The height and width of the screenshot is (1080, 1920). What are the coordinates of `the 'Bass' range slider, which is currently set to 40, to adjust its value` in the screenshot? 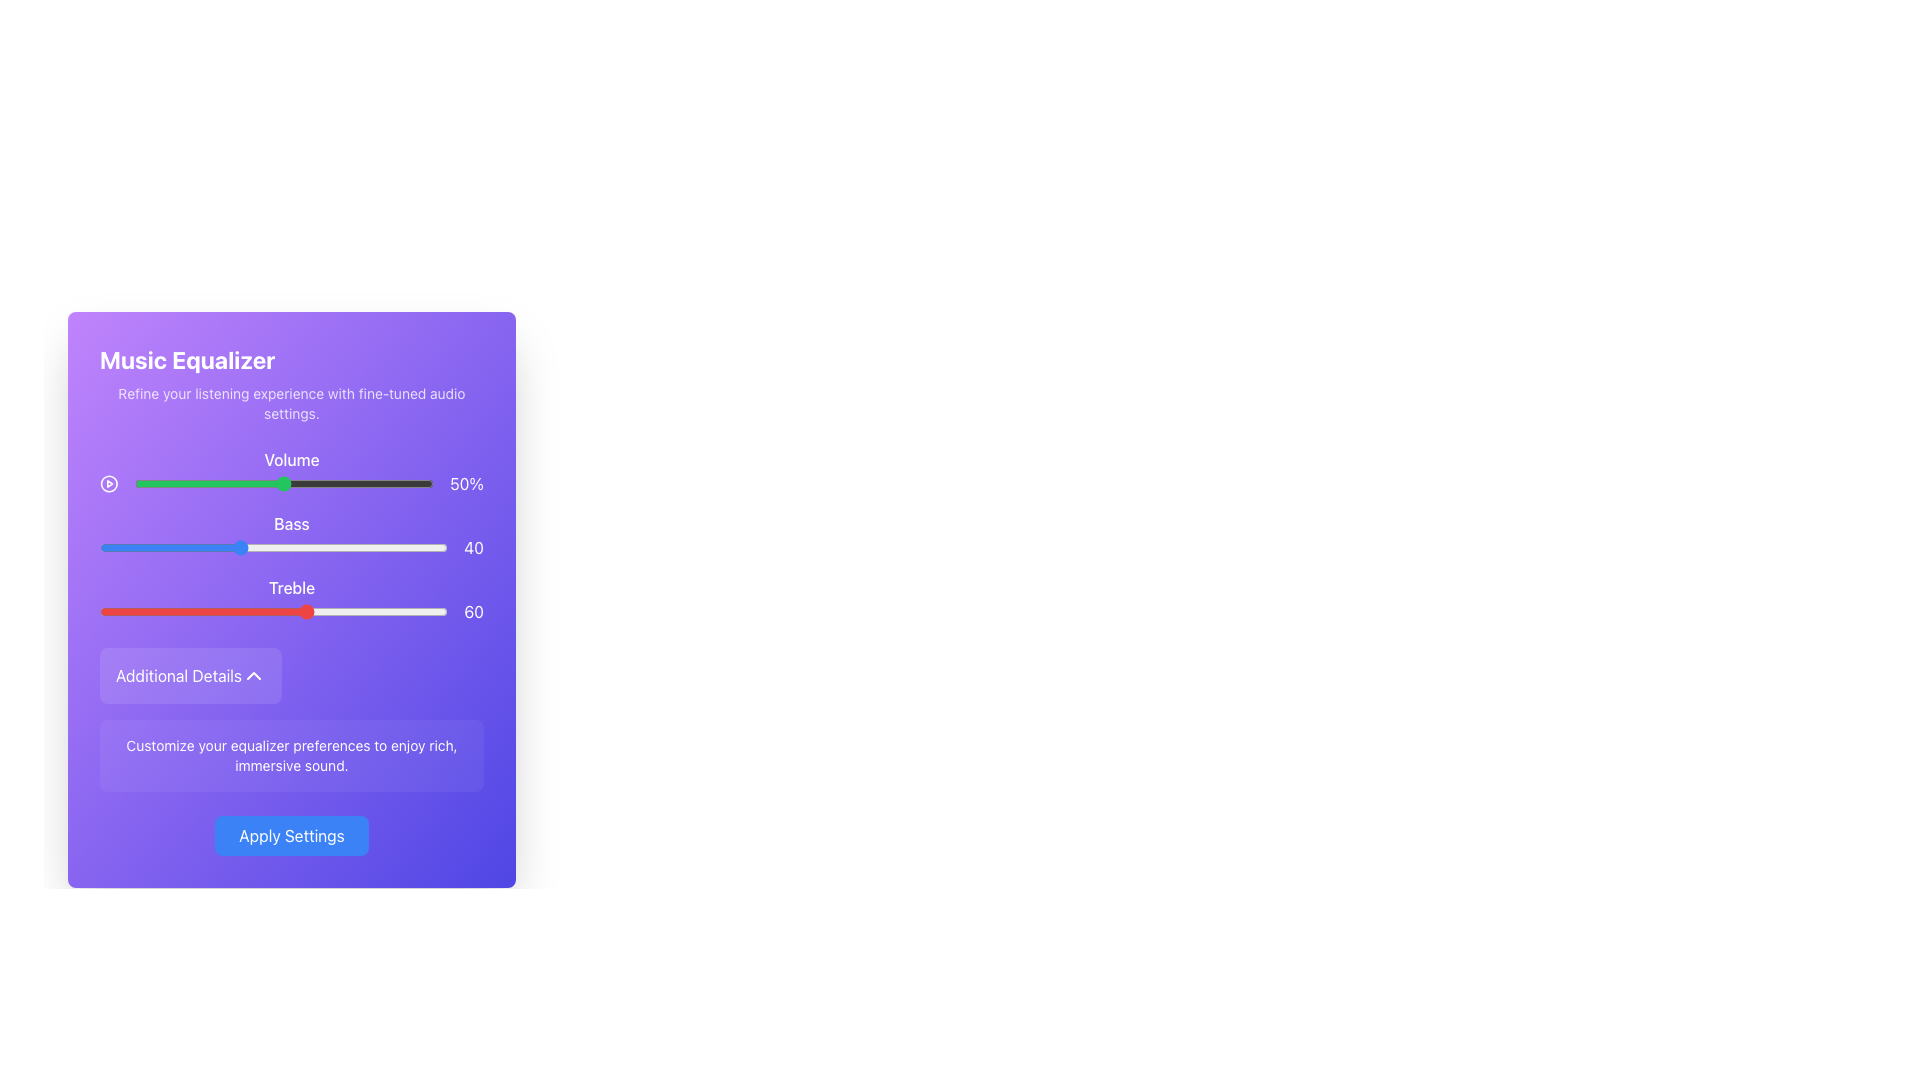 It's located at (291, 535).